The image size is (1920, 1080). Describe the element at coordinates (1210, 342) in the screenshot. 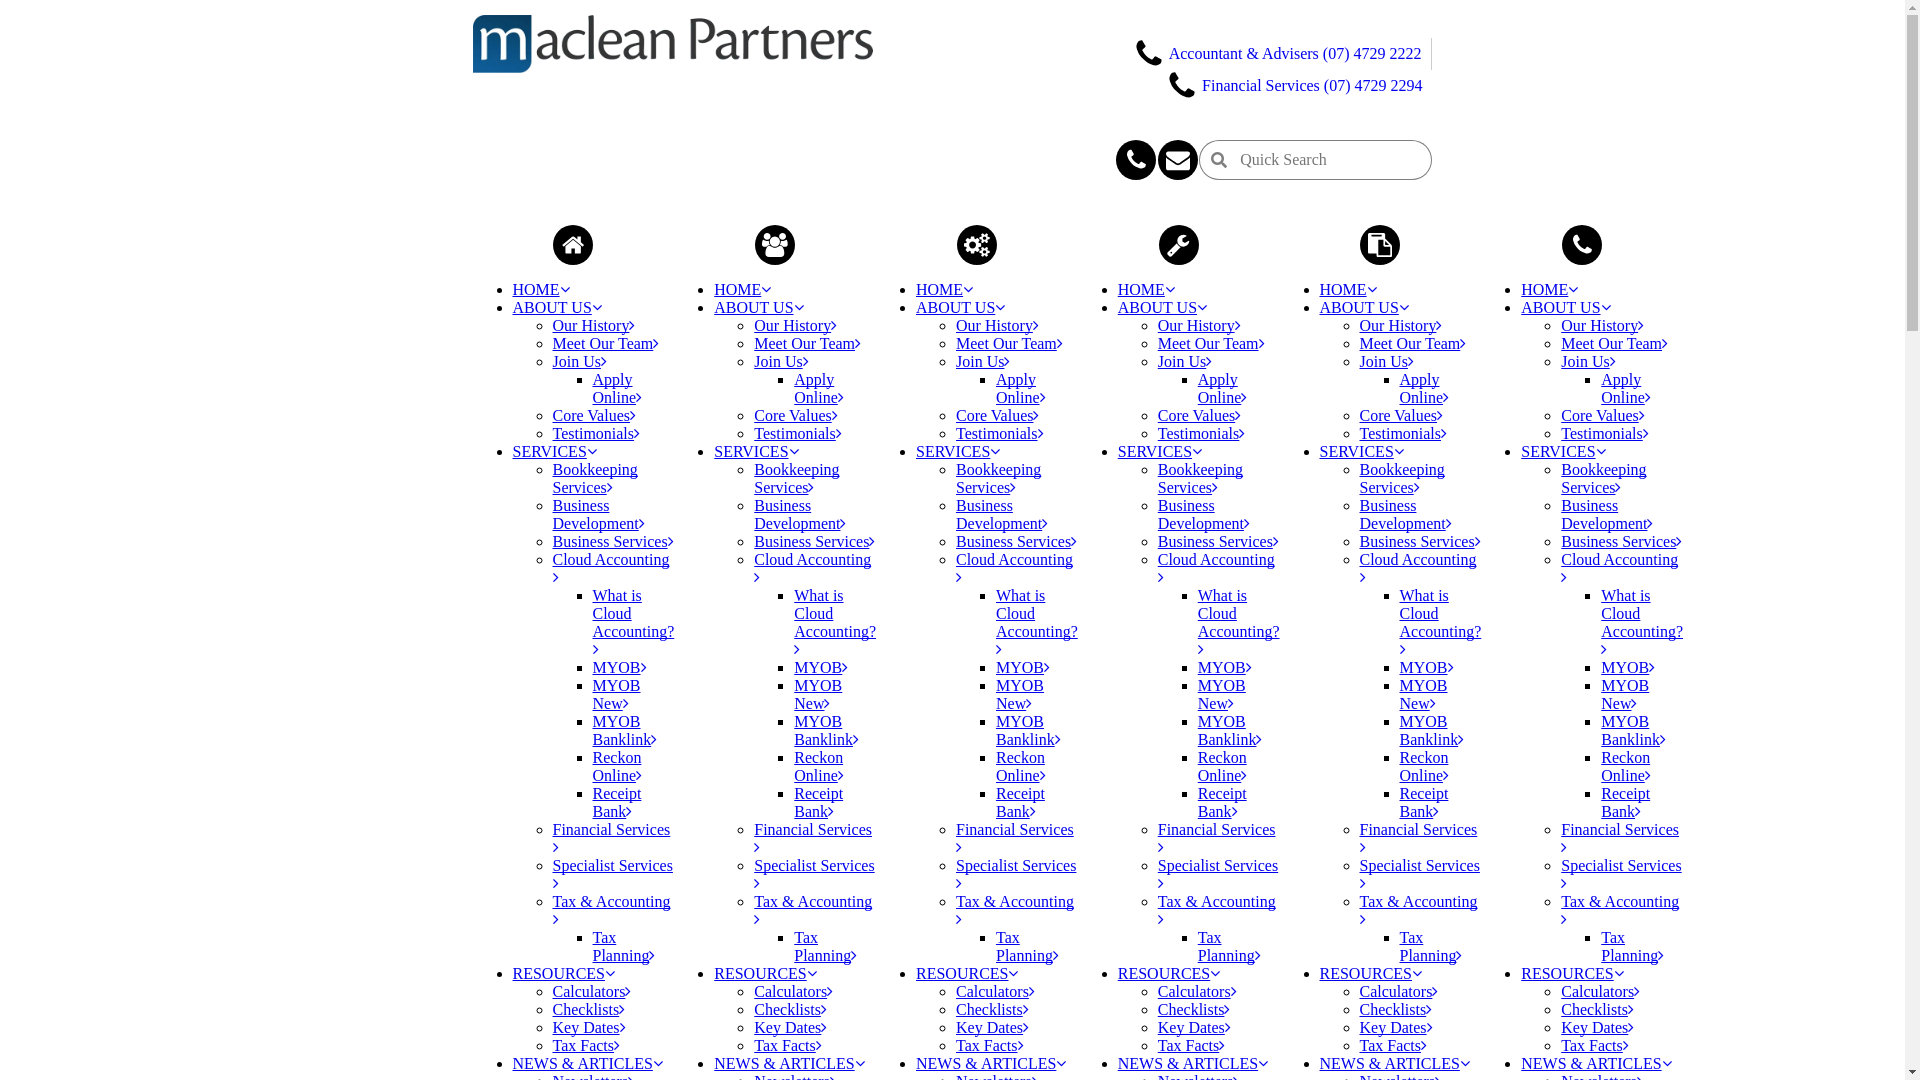

I see `'Meet Our Team'` at that location.